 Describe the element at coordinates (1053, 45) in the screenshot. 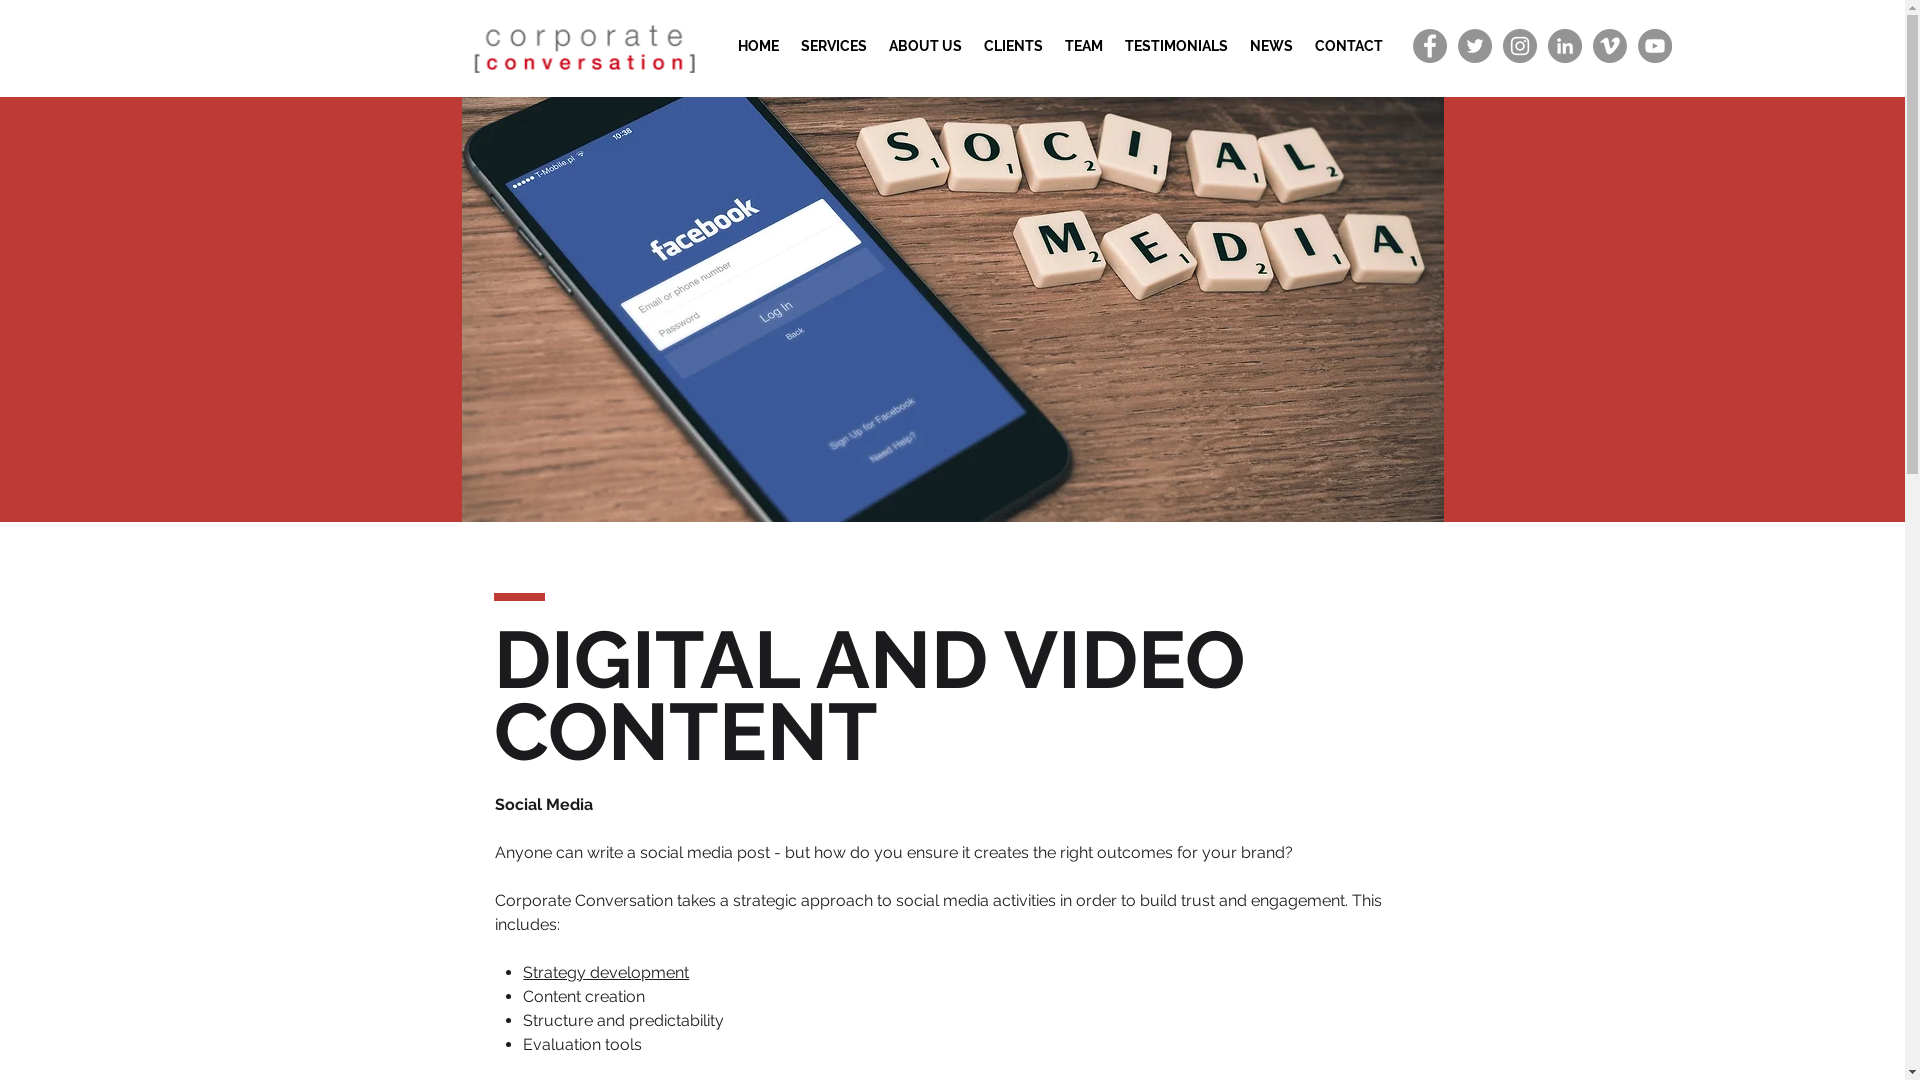

I see `'TEAM'` at that location.